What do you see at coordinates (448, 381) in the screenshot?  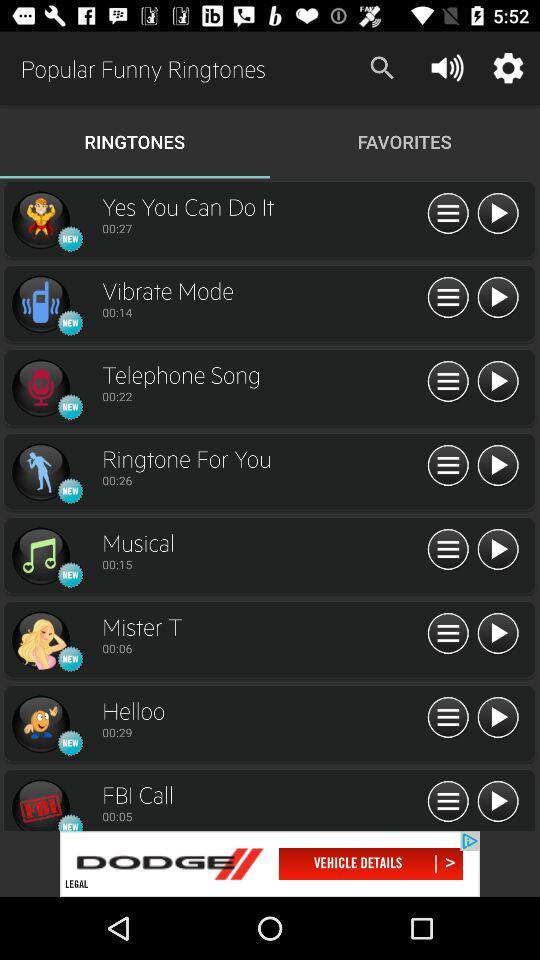 I see `menu` at bounding box center [448, 381].